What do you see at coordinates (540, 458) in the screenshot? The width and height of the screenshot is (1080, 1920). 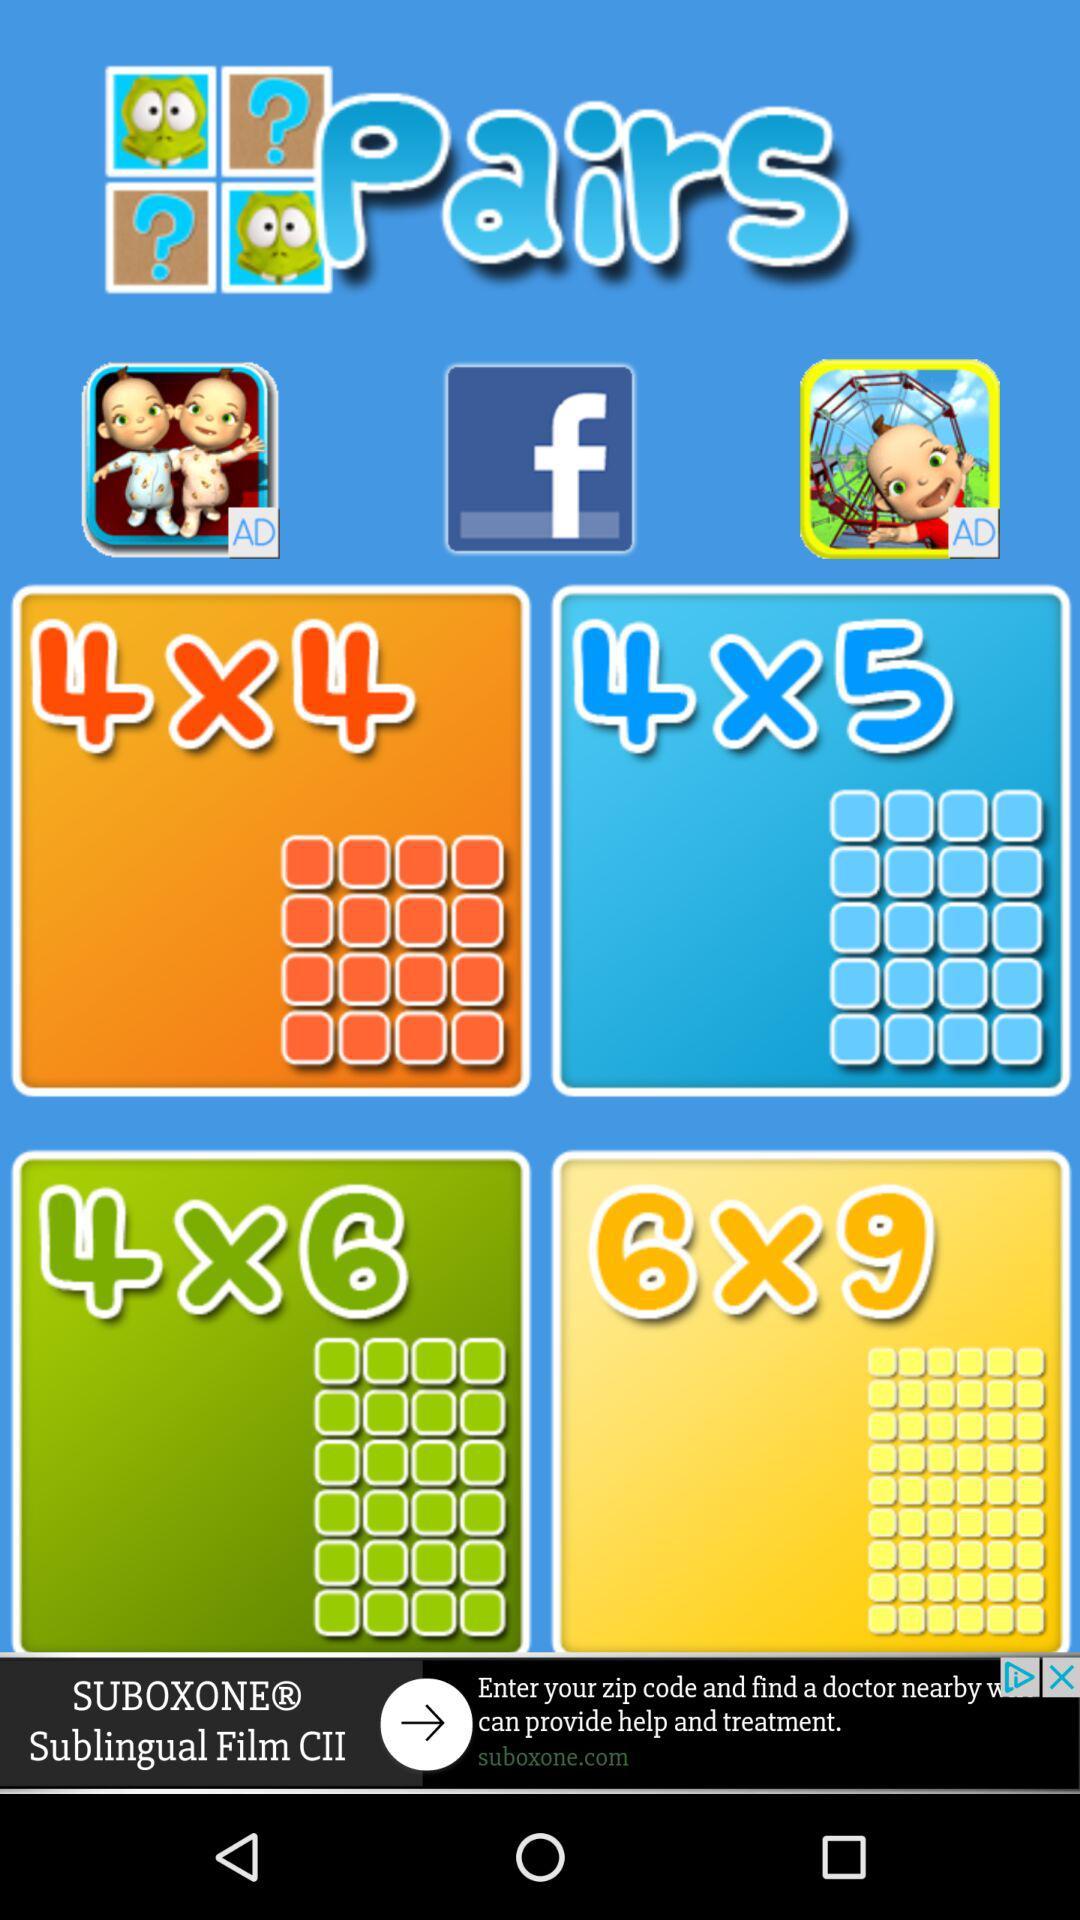 I see `open login to facebook` at bounding box center [540, 458].